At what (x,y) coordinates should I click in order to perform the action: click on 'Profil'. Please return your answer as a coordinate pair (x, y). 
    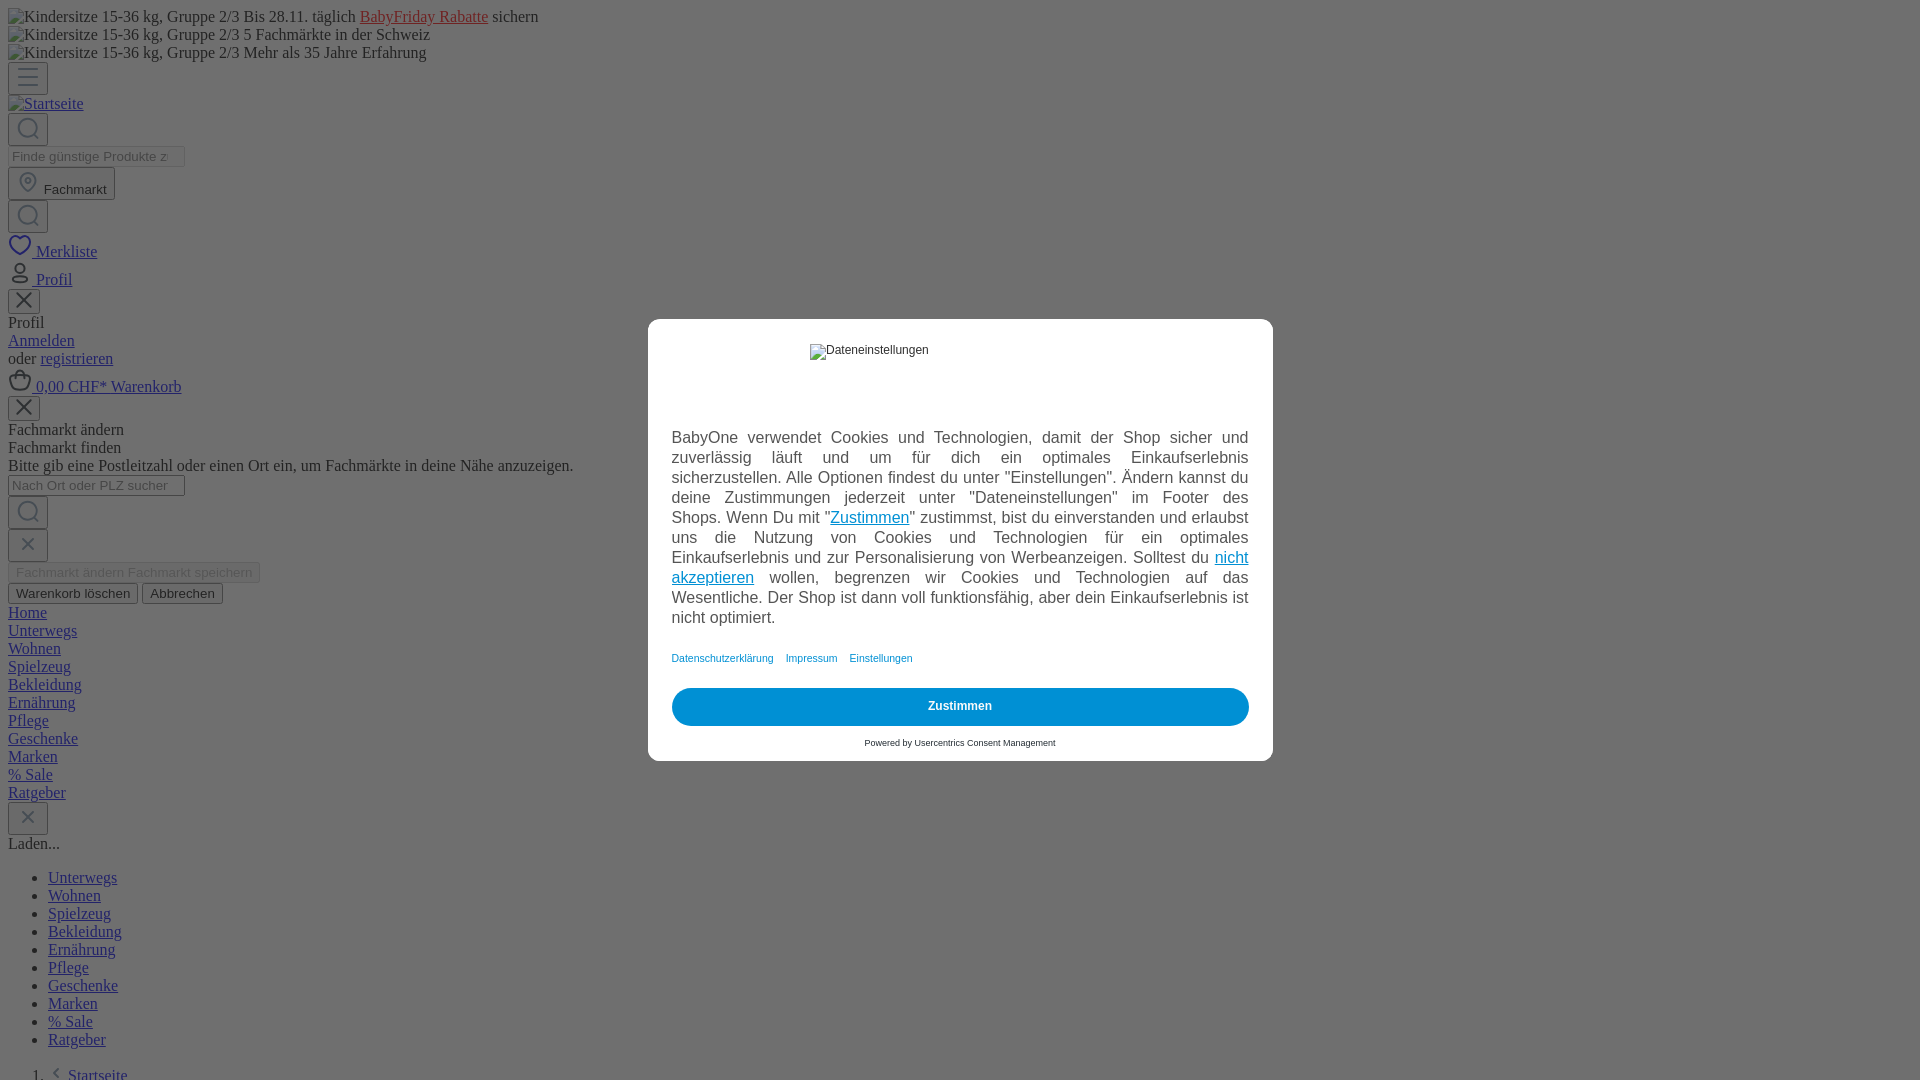
    Looking at the image, I should click on (39, 279).